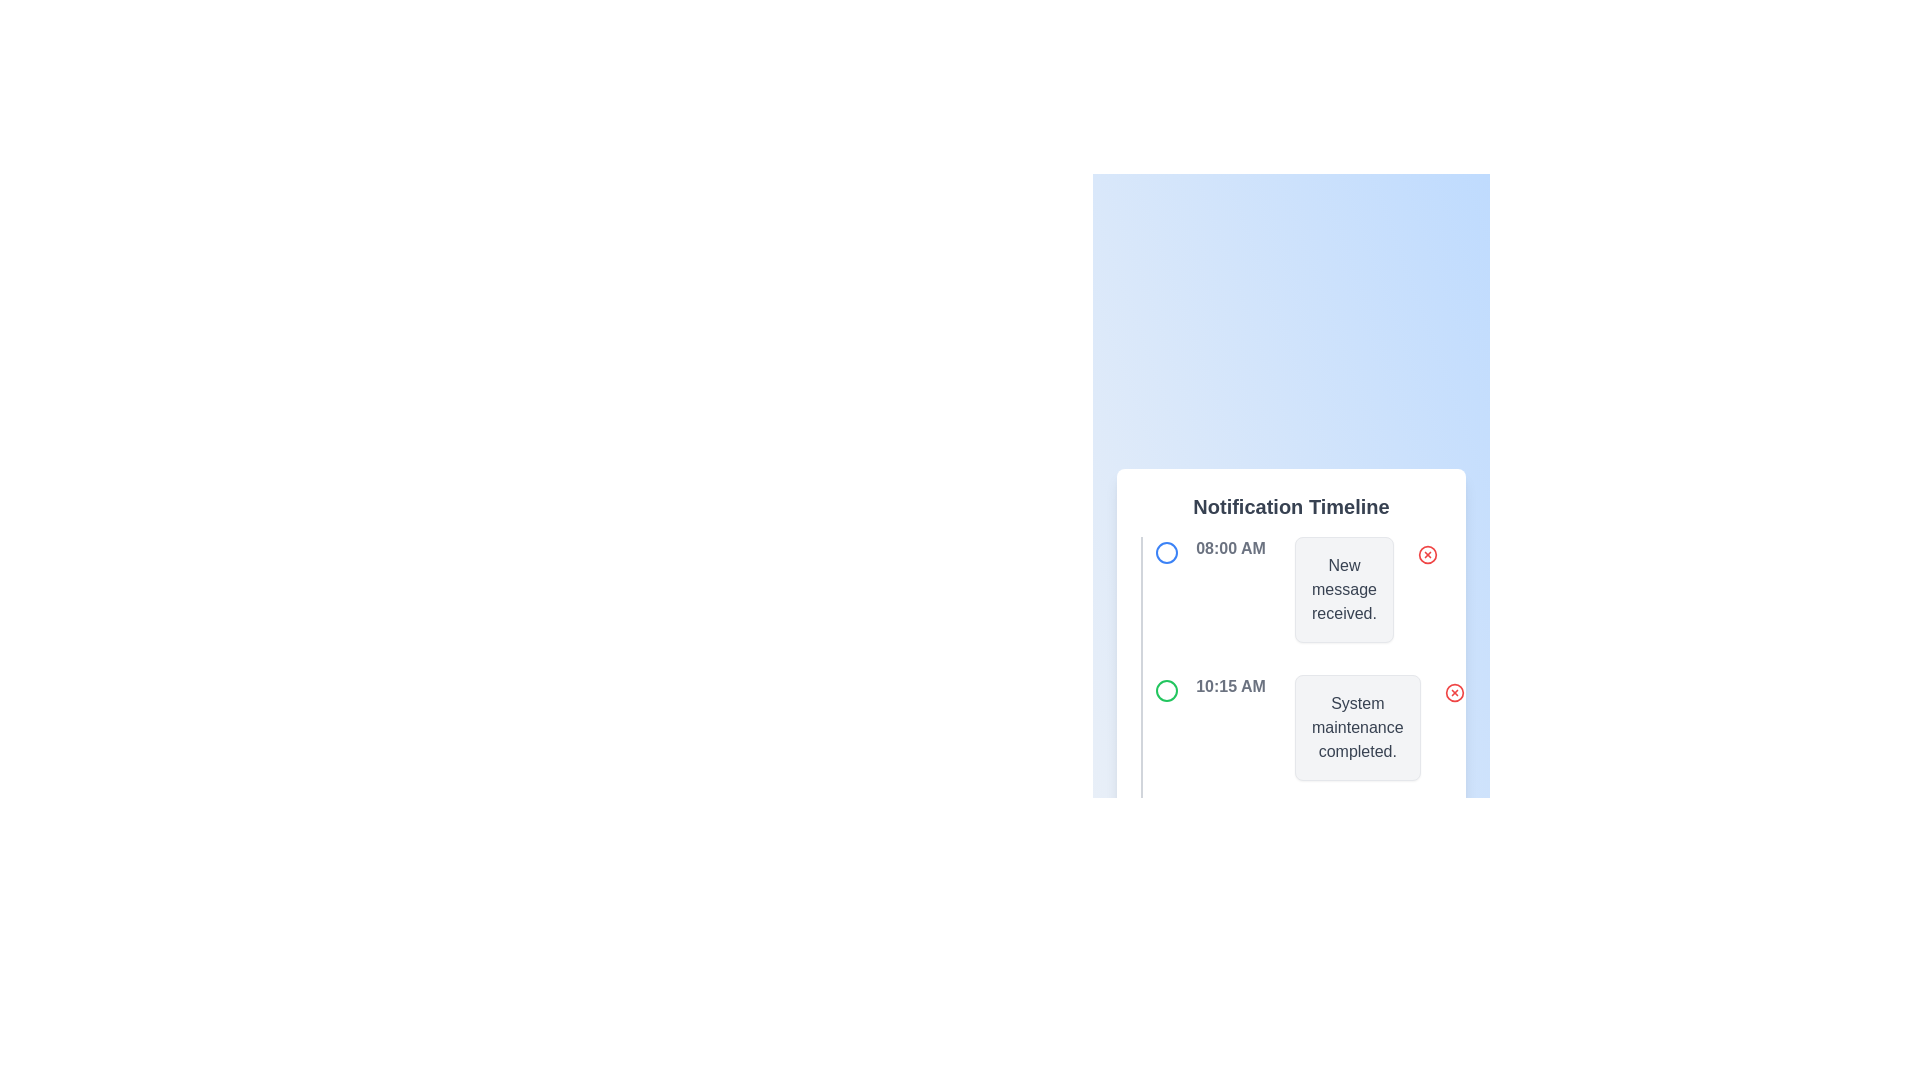  Describe the element at coordinates (1229, 548) in the screenshot. I see `the text label displaying '08:00 AM', which is the first time label in the timeline interface, positioned between a blue circular icon and a notification box` at that location.